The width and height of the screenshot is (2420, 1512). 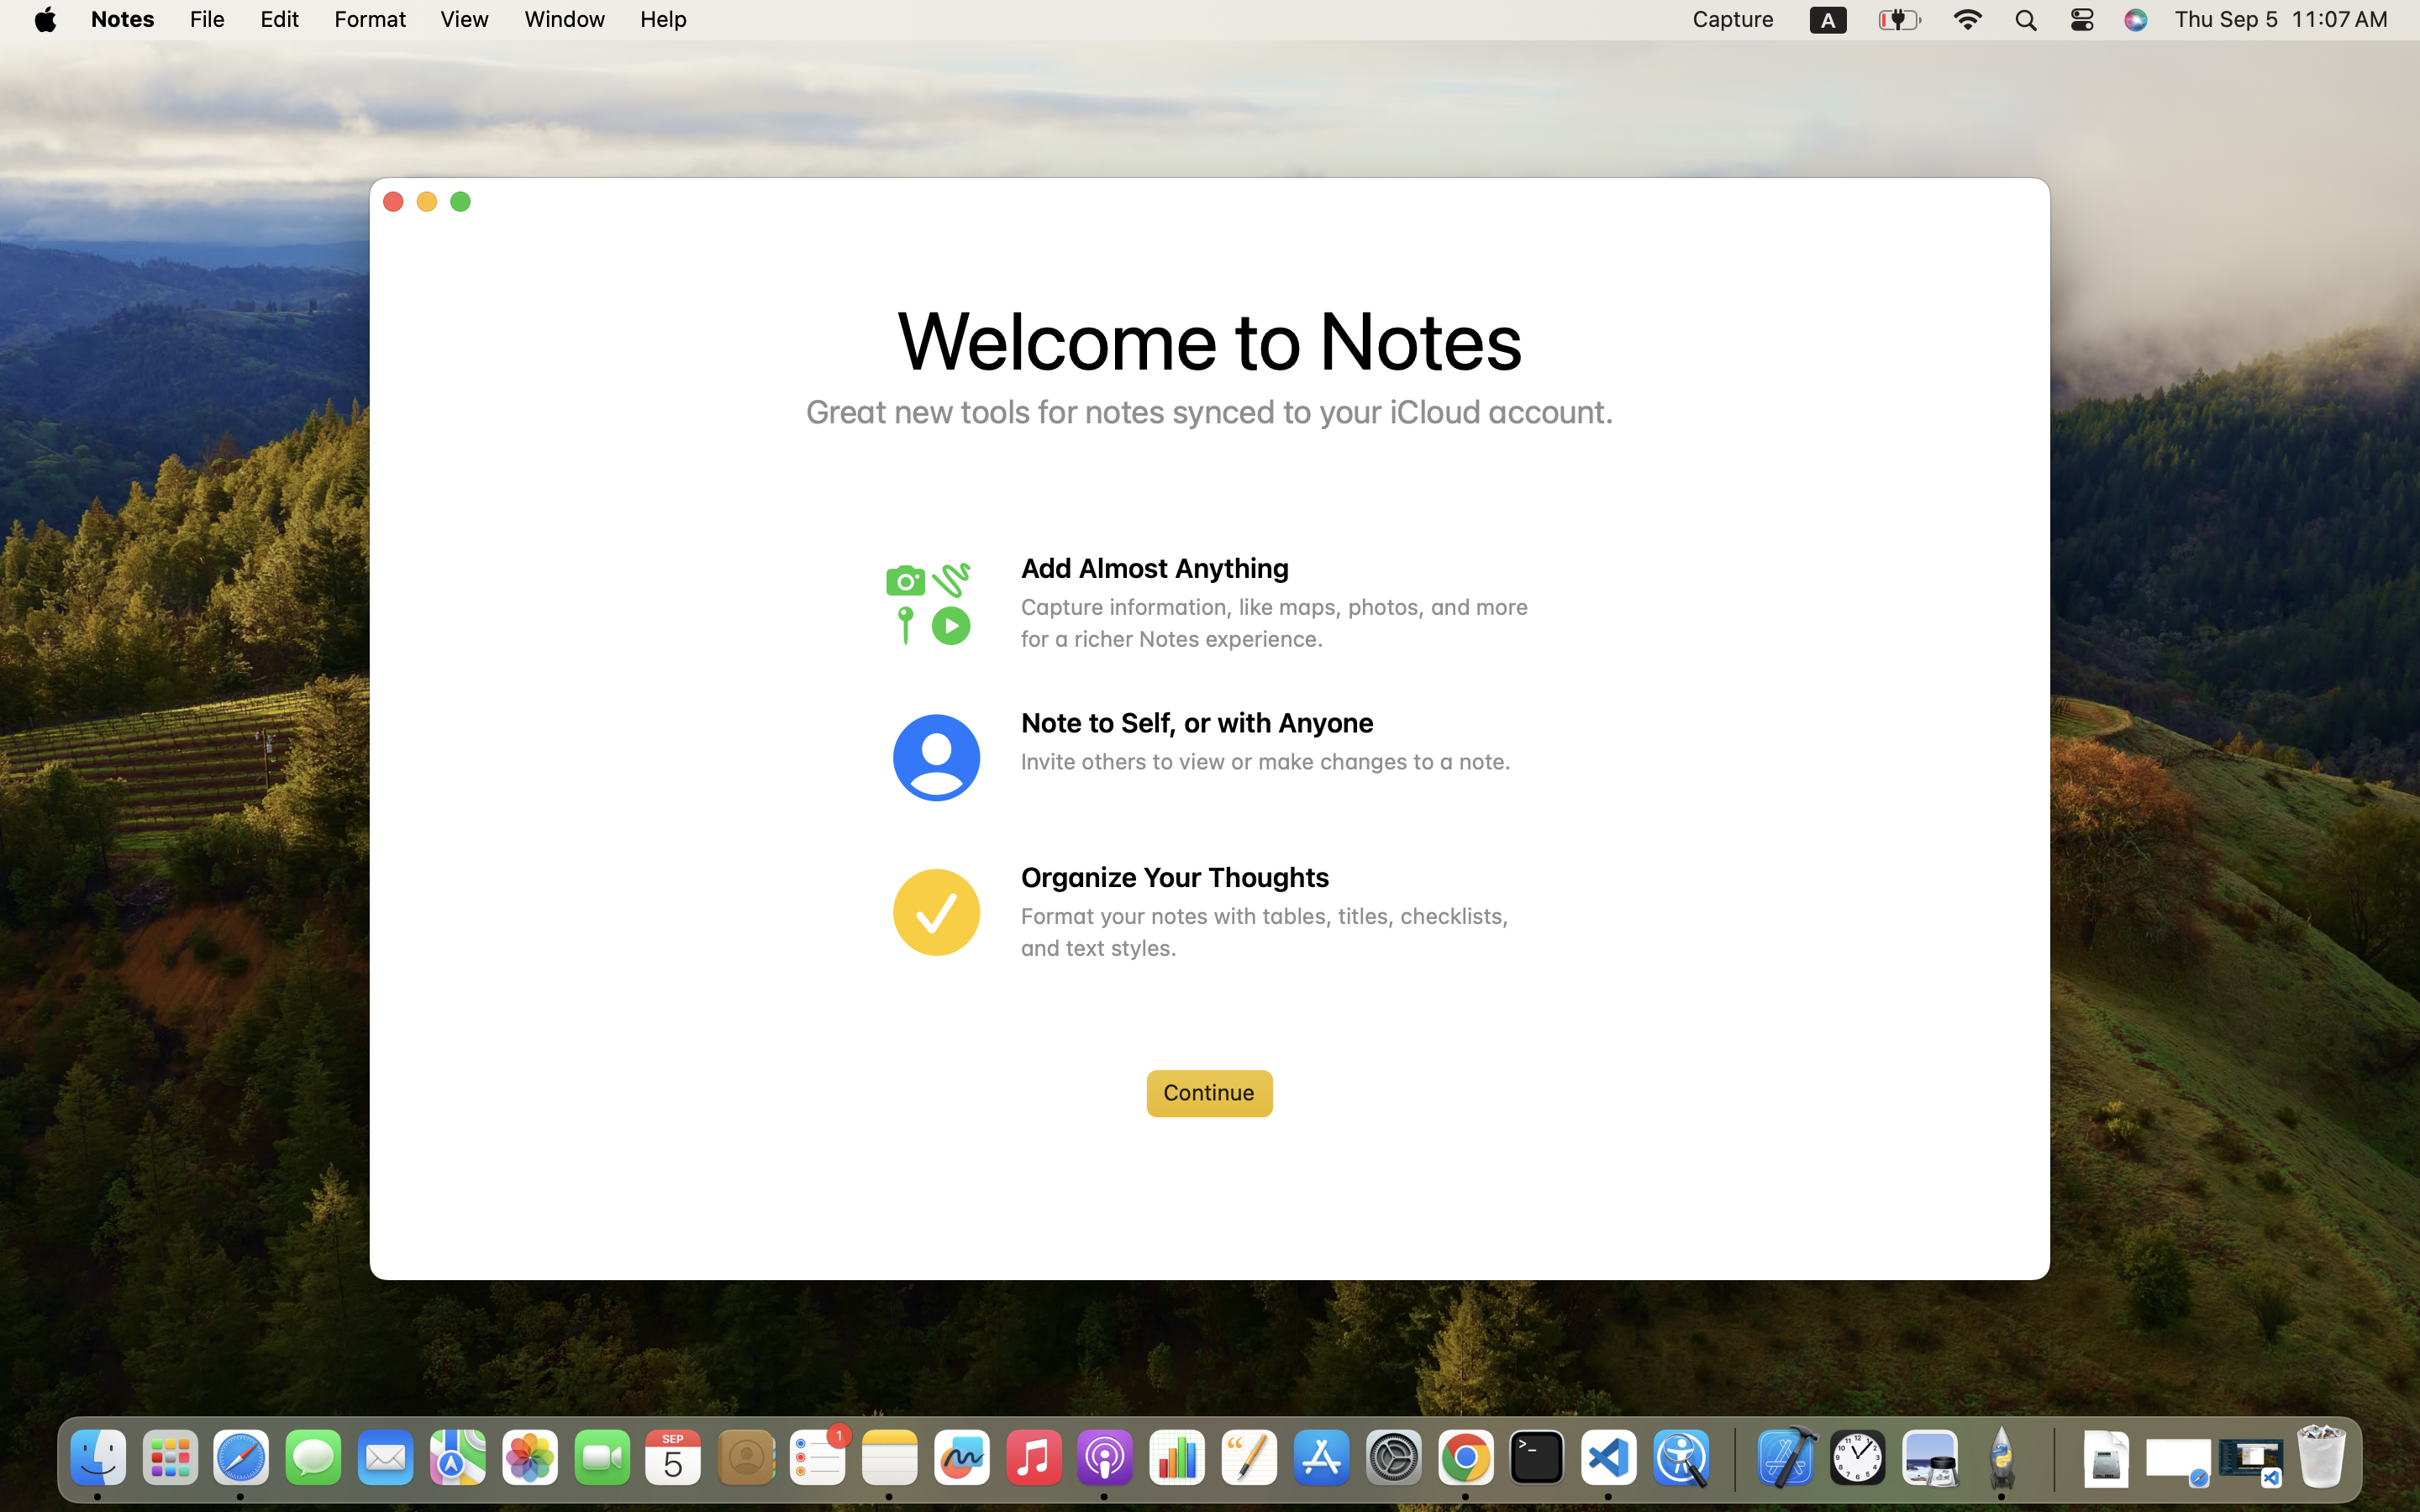 I want to click on 'Capture information, like maps, photos, and more for a richer Notes experience.', so click(x=1276, y=622).